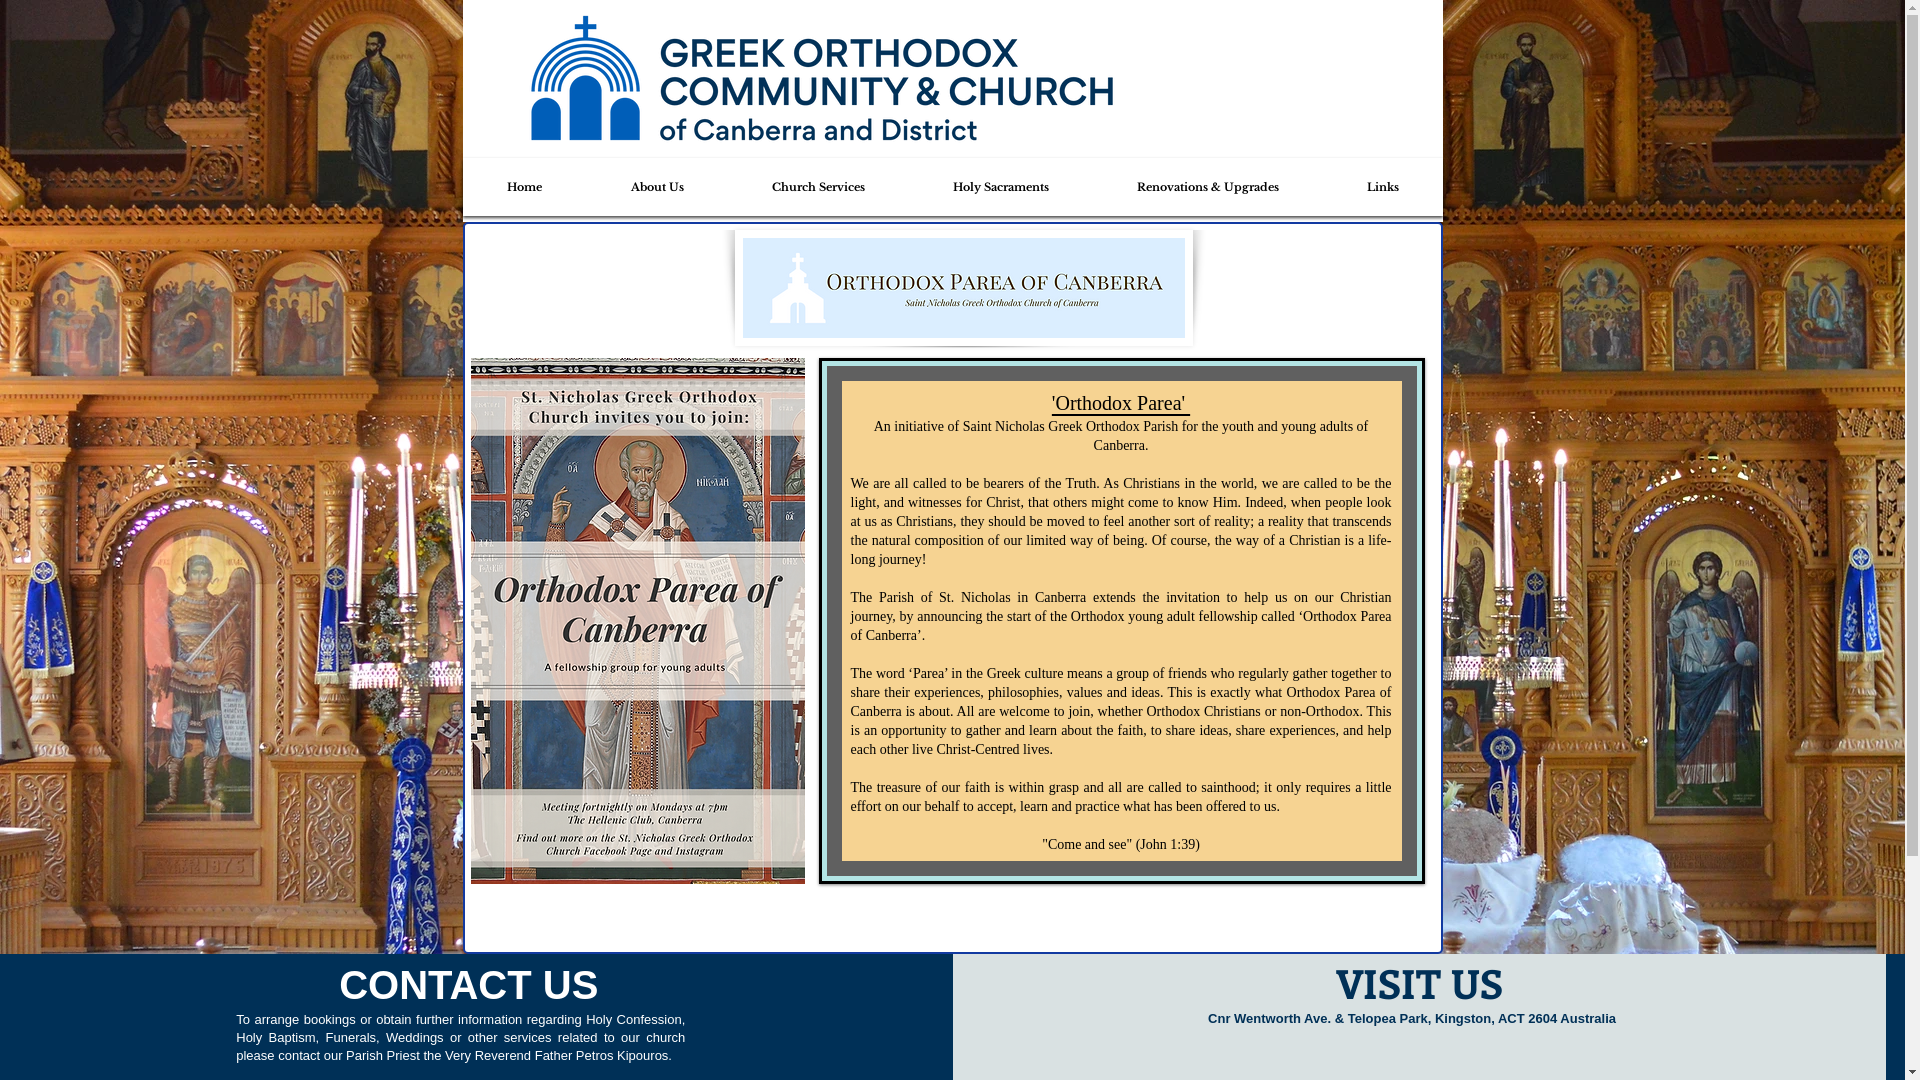 The image size is (1920, 1080). Describe the element at coordinates (466, 186) in the screenshot. I see `'Home'` at that location.